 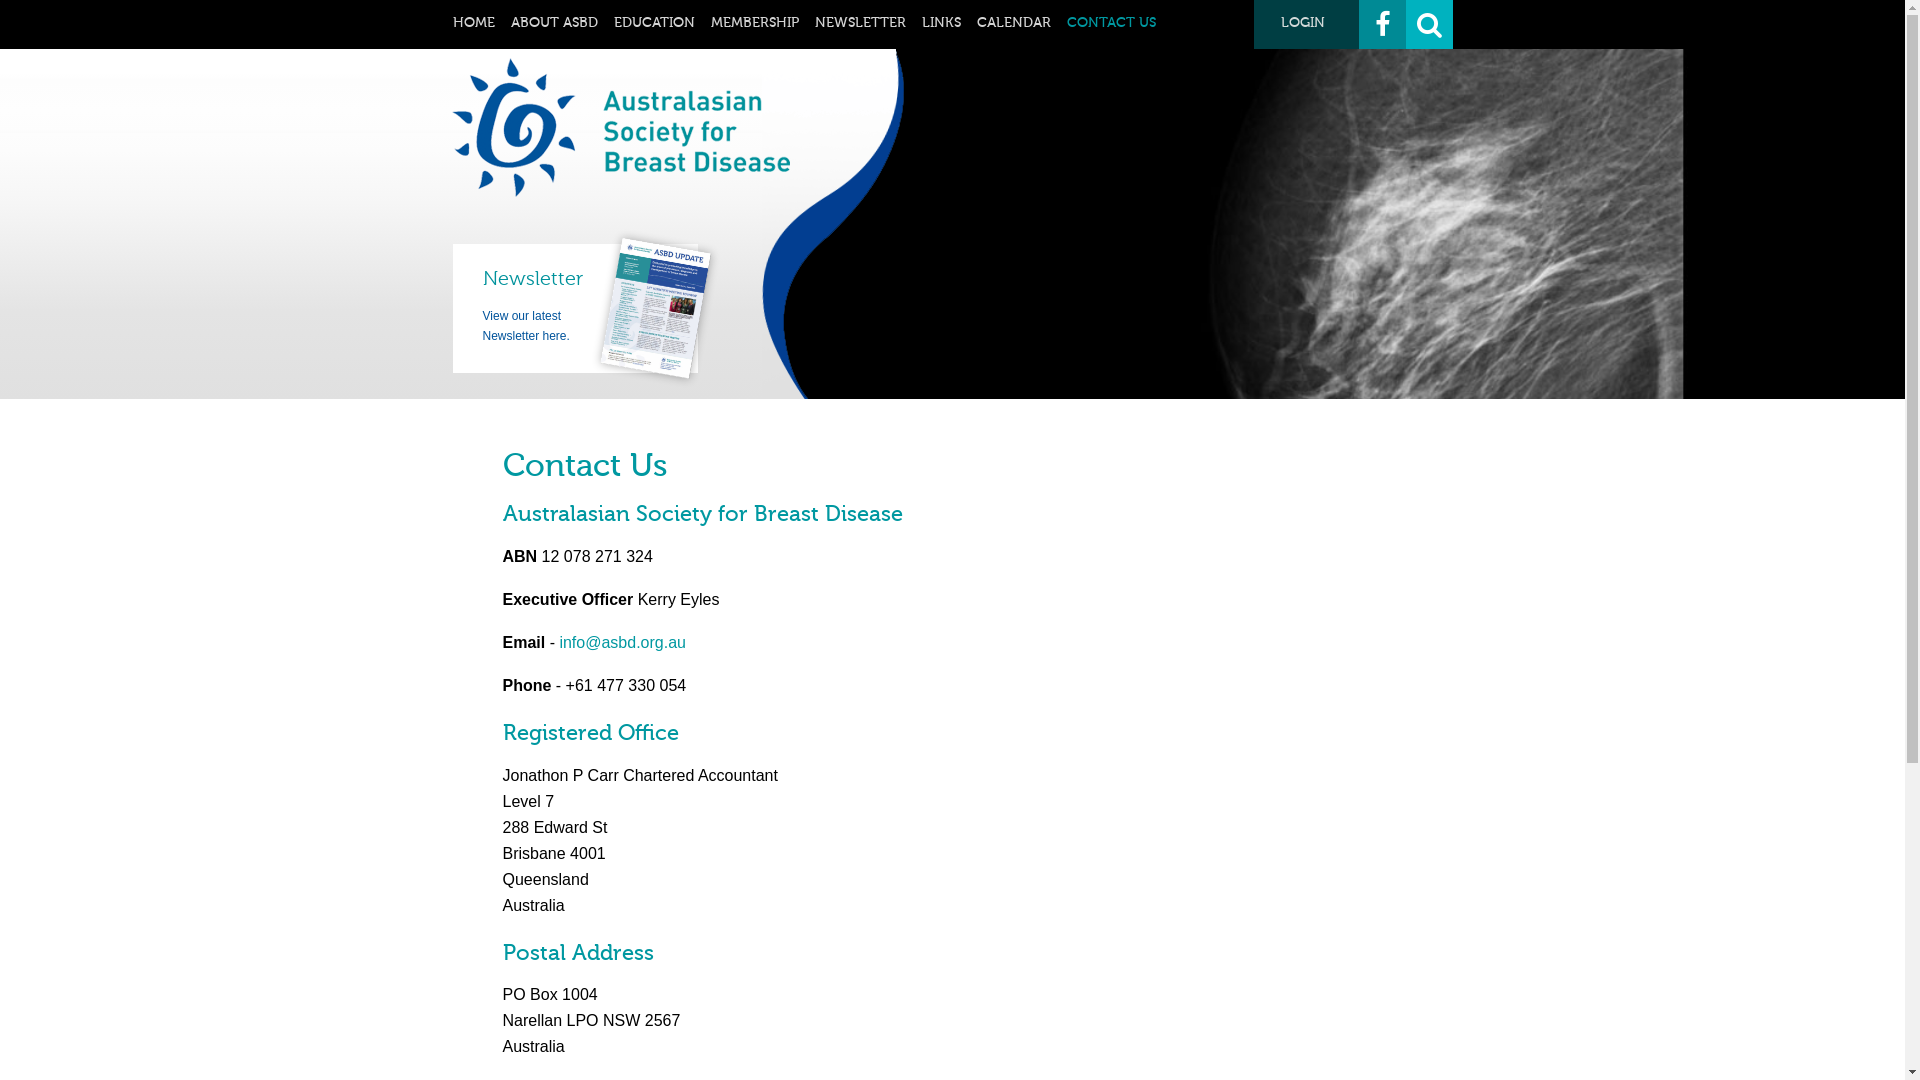 What do you see at coordinates (654, 23) in the screenshot?
I see `'EDUCATION'` at bounding box center [654, 23].